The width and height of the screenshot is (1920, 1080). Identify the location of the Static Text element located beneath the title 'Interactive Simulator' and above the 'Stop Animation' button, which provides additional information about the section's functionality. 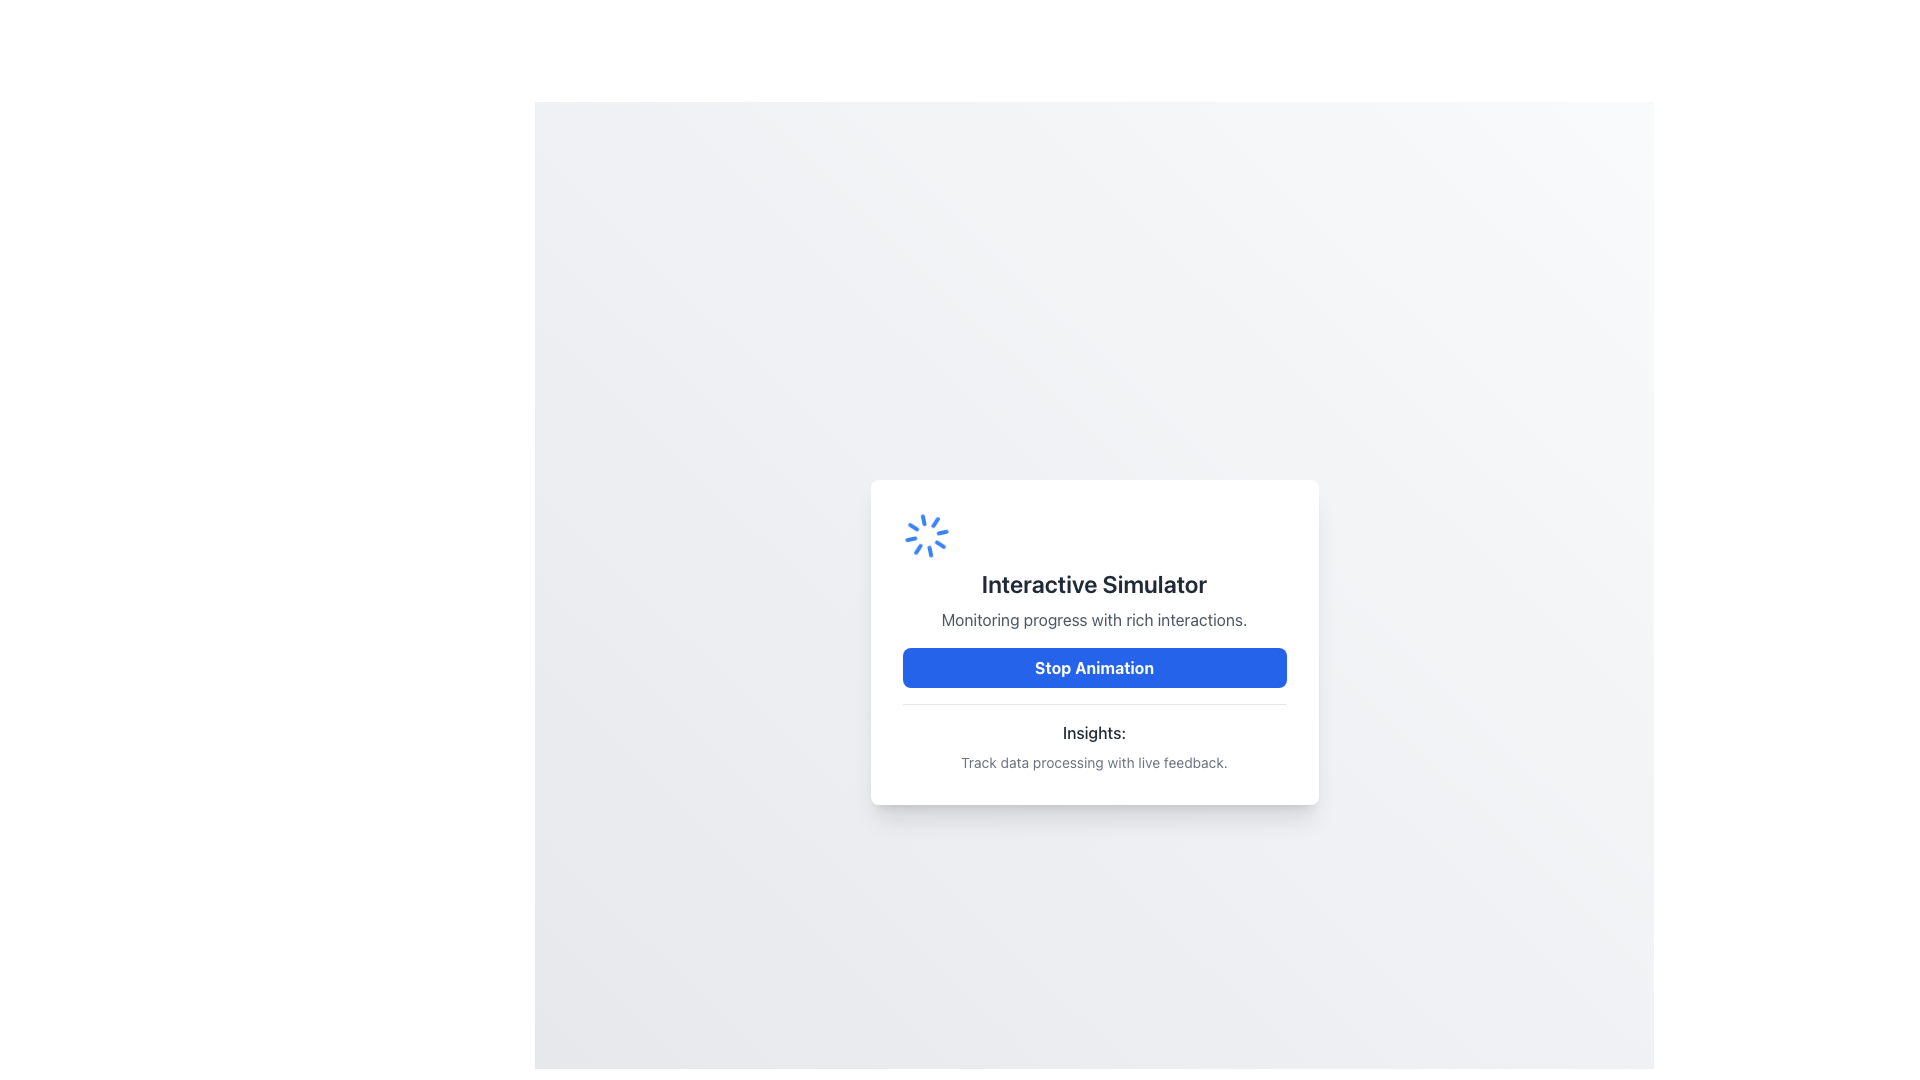
(1093, 618).